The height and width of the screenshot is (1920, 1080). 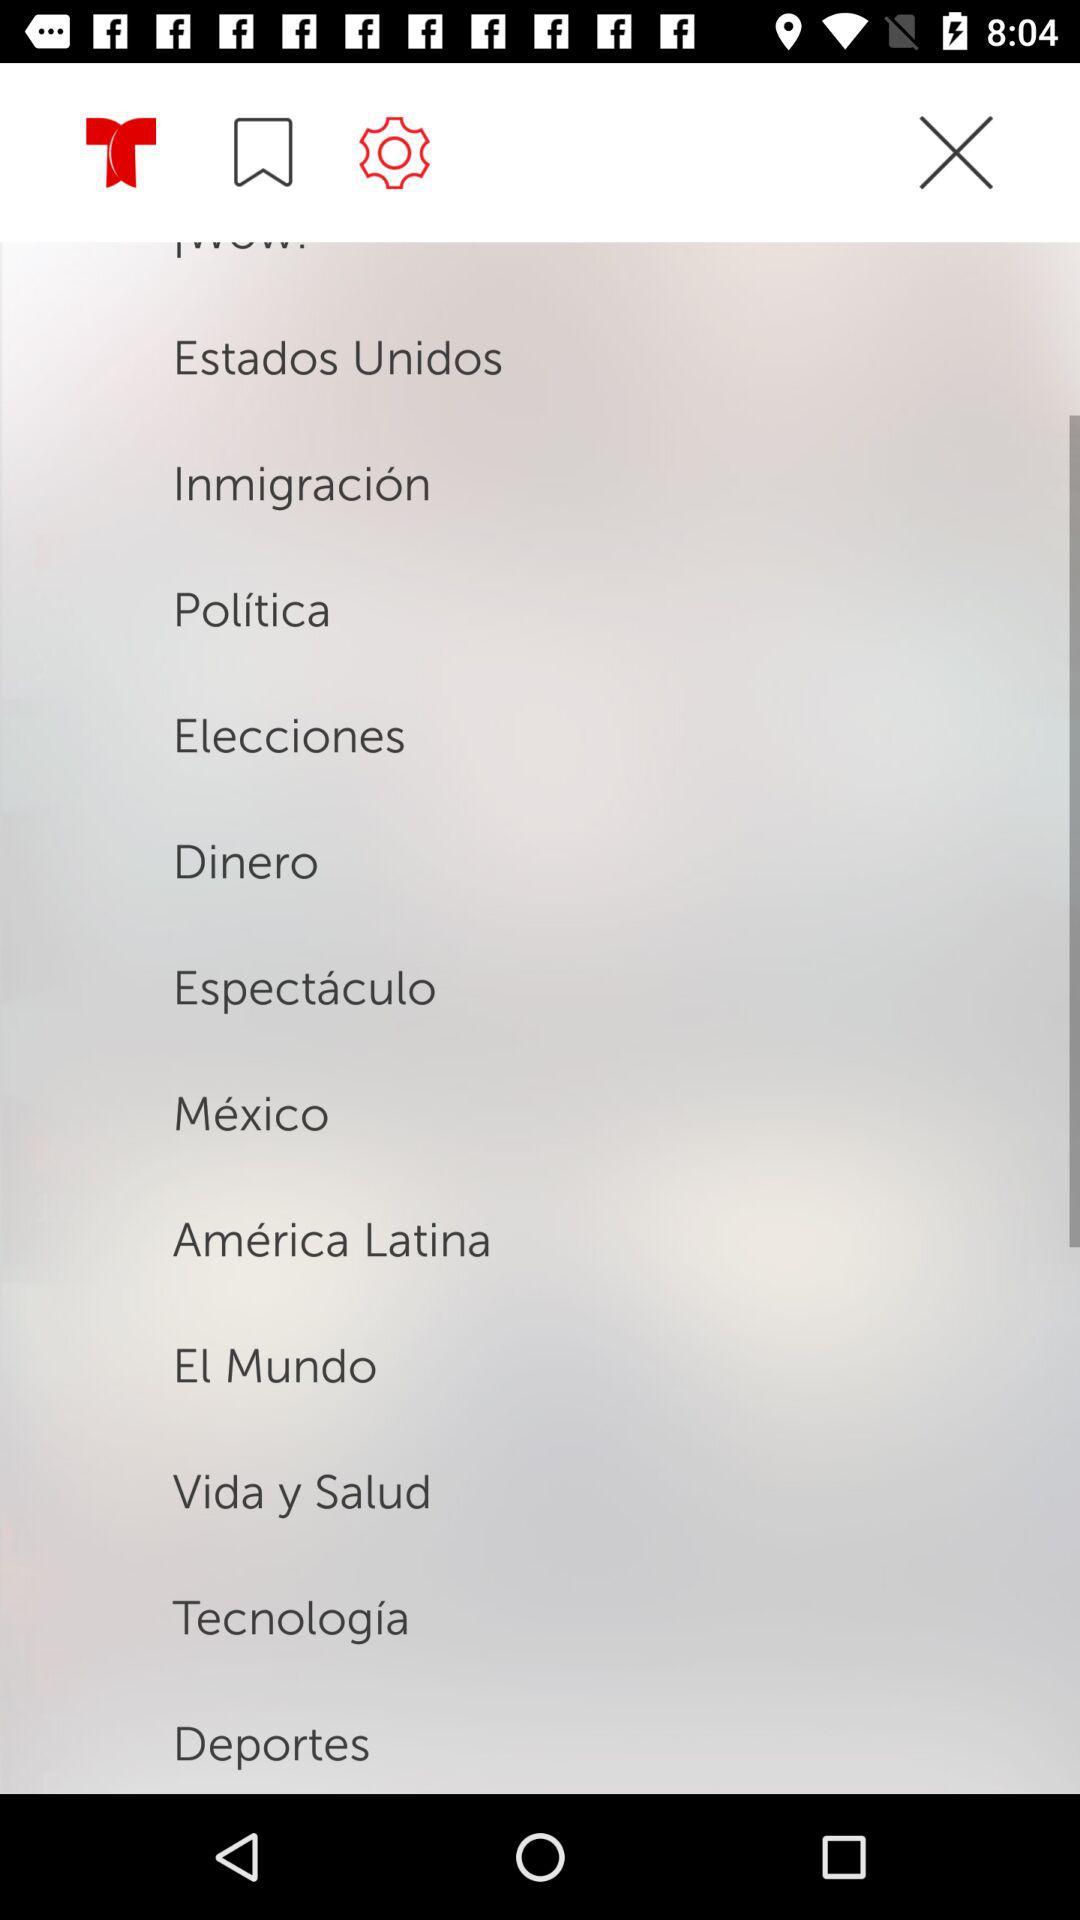 I want to click on the close icon, so click(x=955, y=188).